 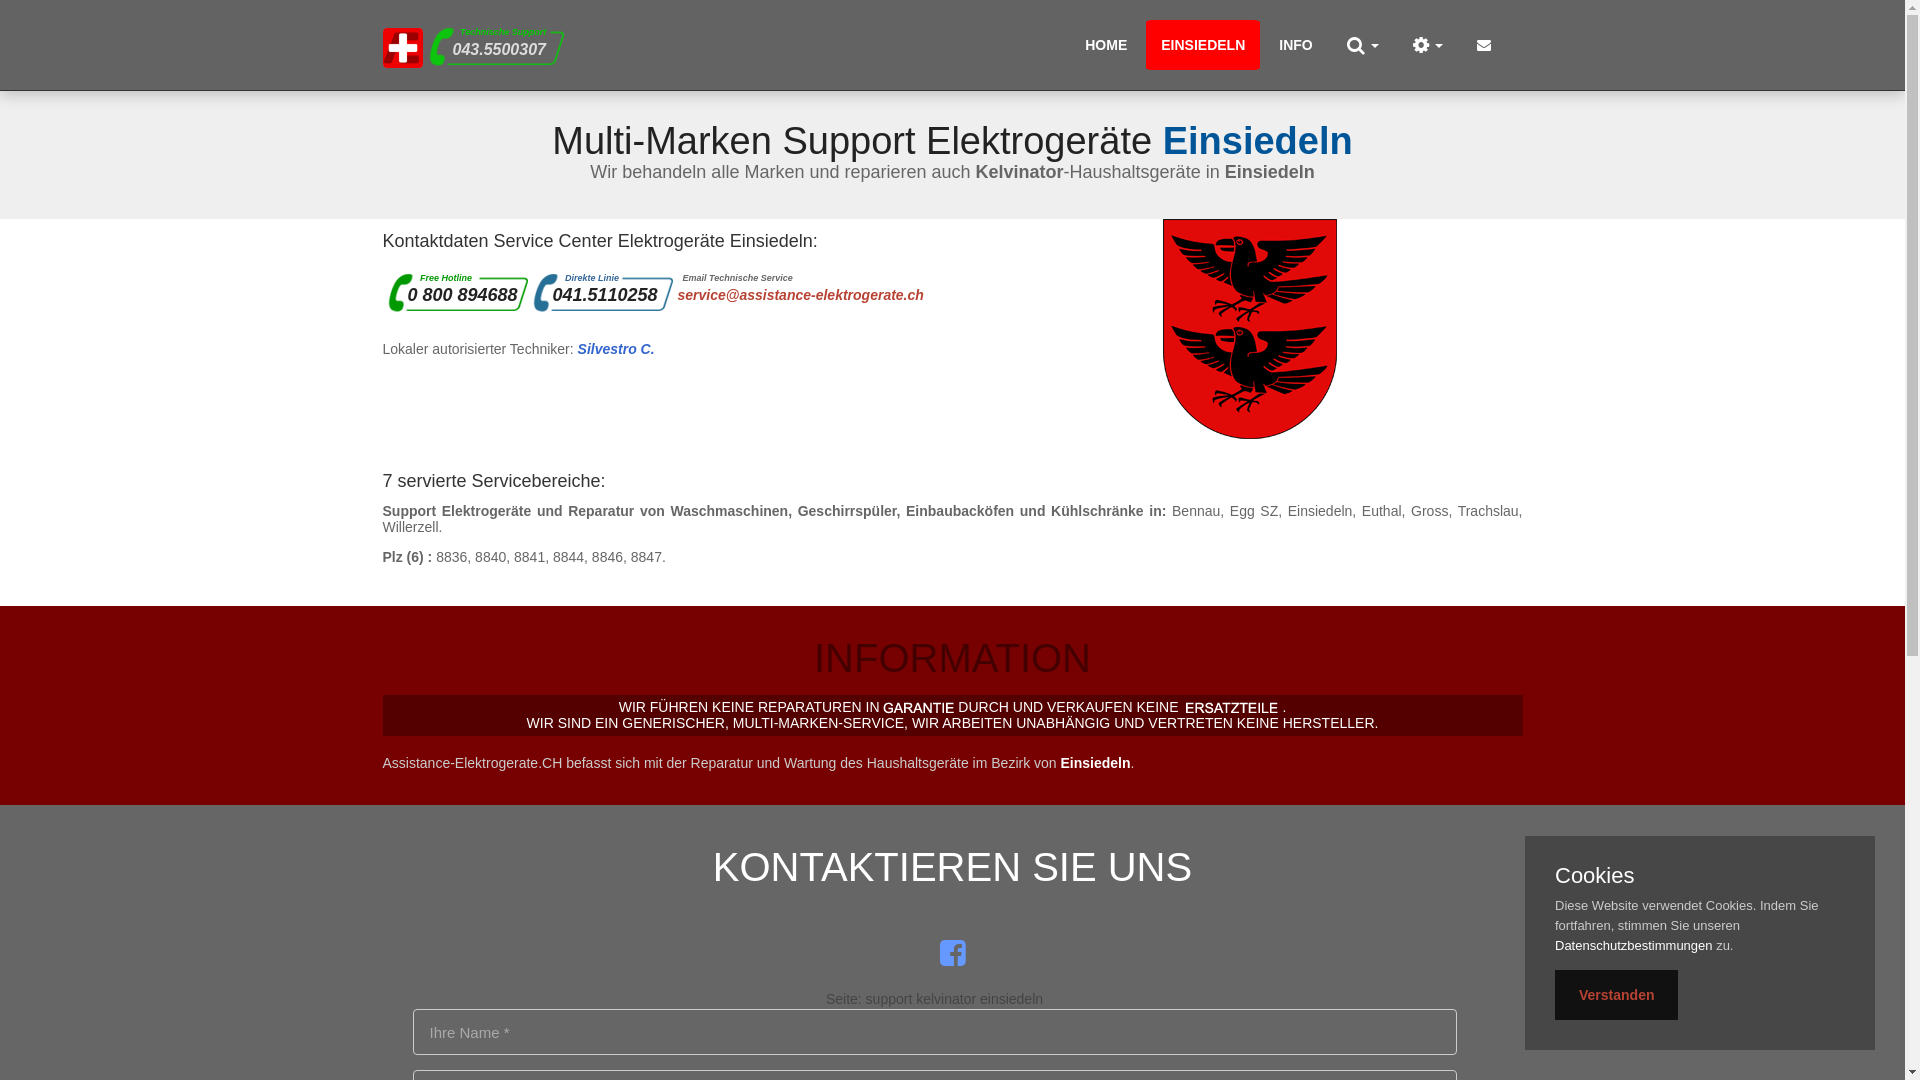 What do you see at coordinates (1616, 995) in the screenshot?
I see `'Verstanden'` at bounding box center [1616, 995].